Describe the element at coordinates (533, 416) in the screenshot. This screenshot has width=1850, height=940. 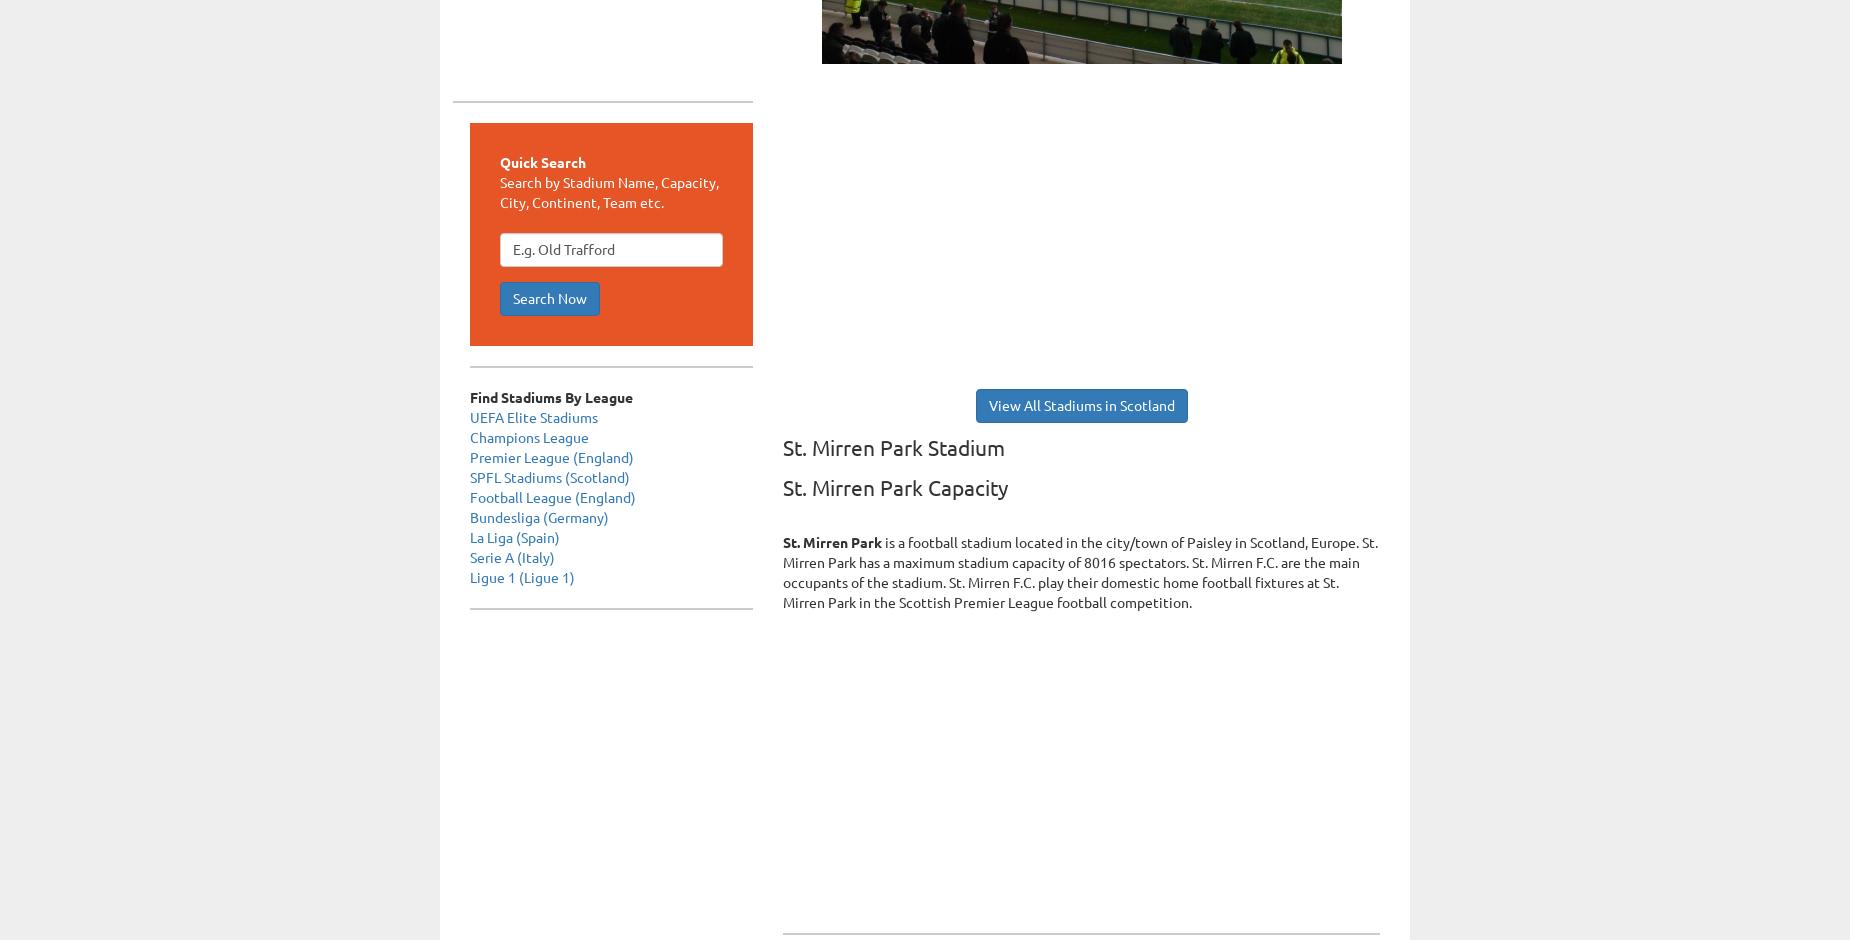
I see `'UEFA Elite Stadiums'` at that location.